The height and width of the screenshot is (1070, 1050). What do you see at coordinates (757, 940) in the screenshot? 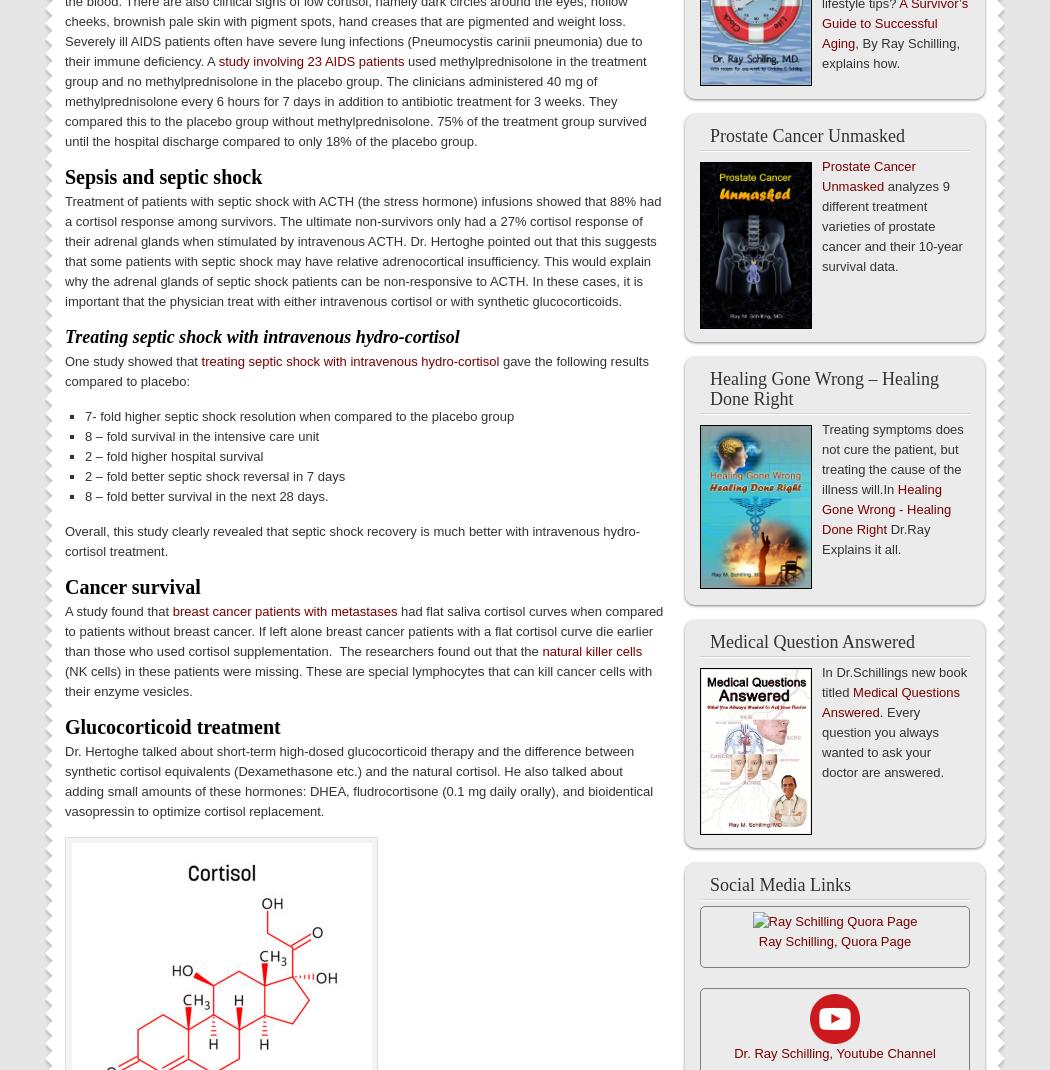
I see `'Ray Schilling, Quora Page'` at bounding box center [757, 940].